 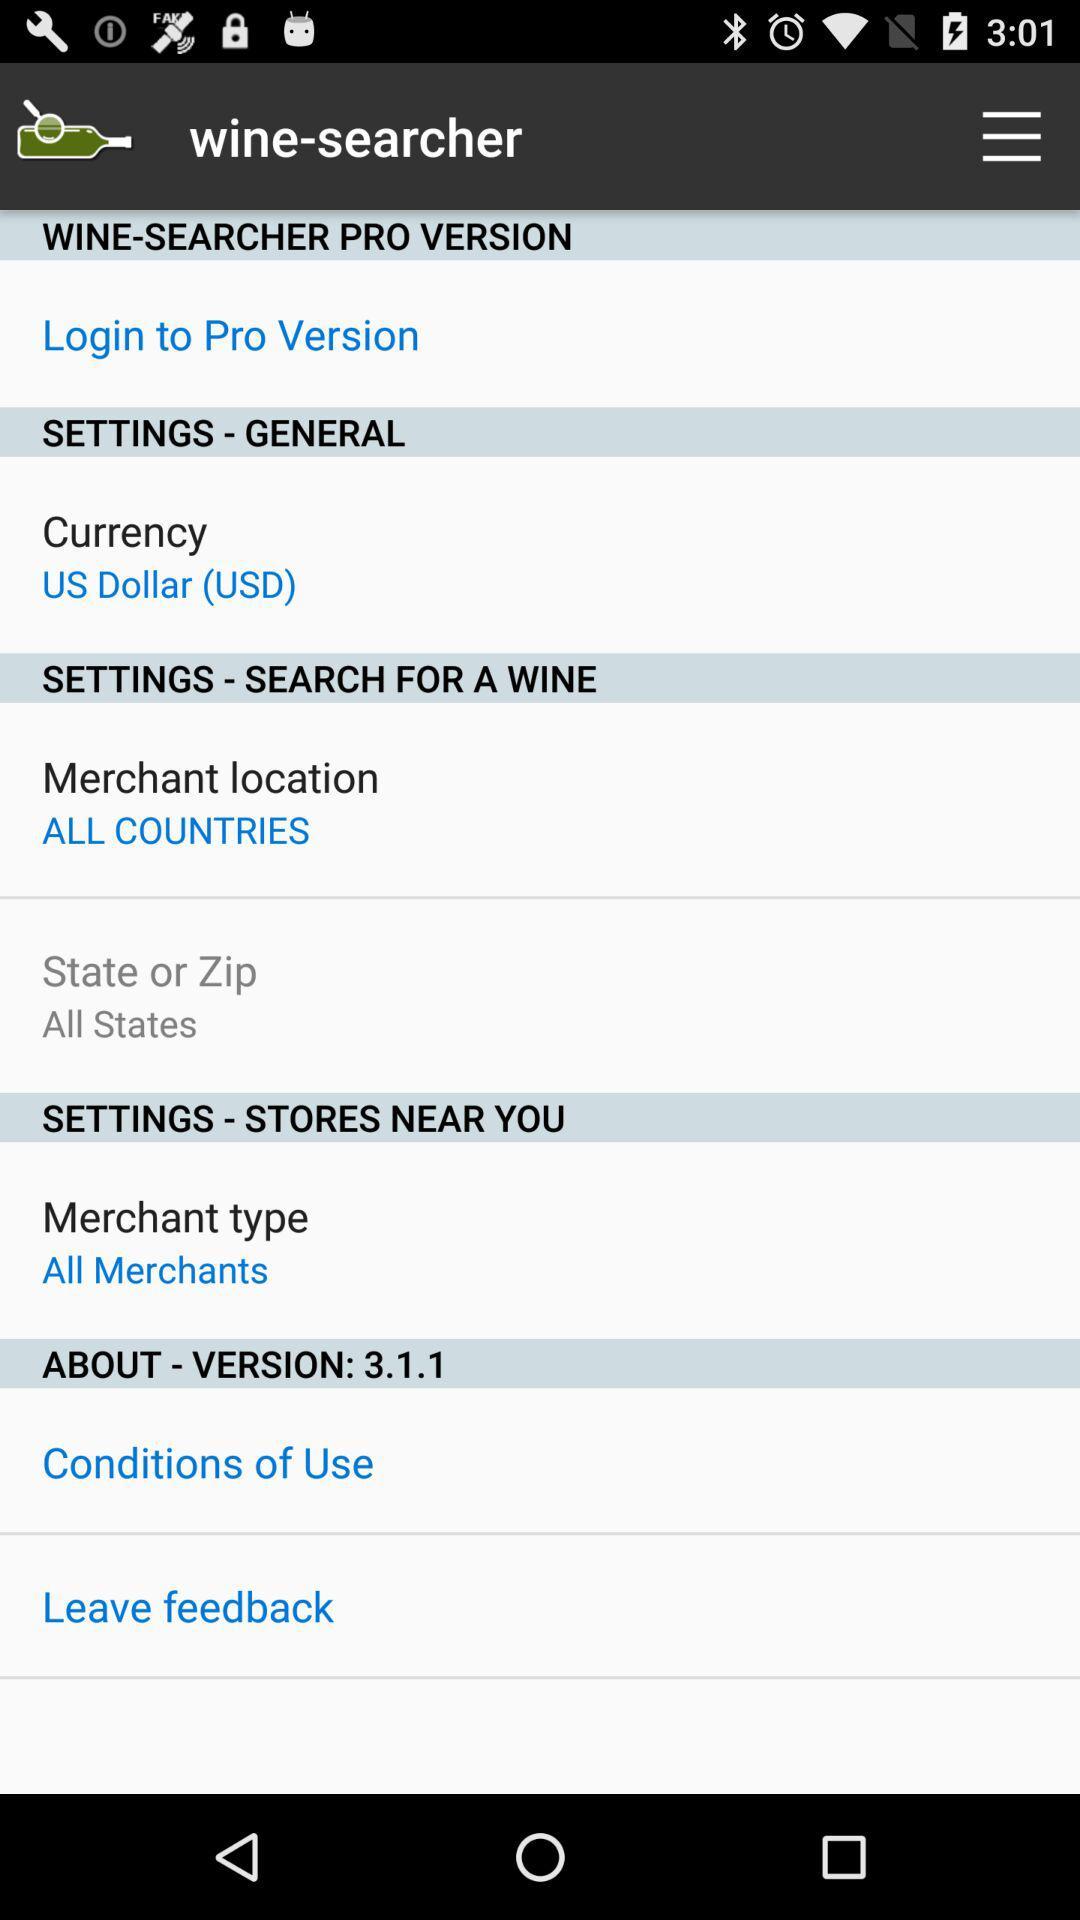 What do you see at coordinates (187, 1605) in the screenshot?
I see `the item below the conditions of use icon` at bounding box center [187, 1605].